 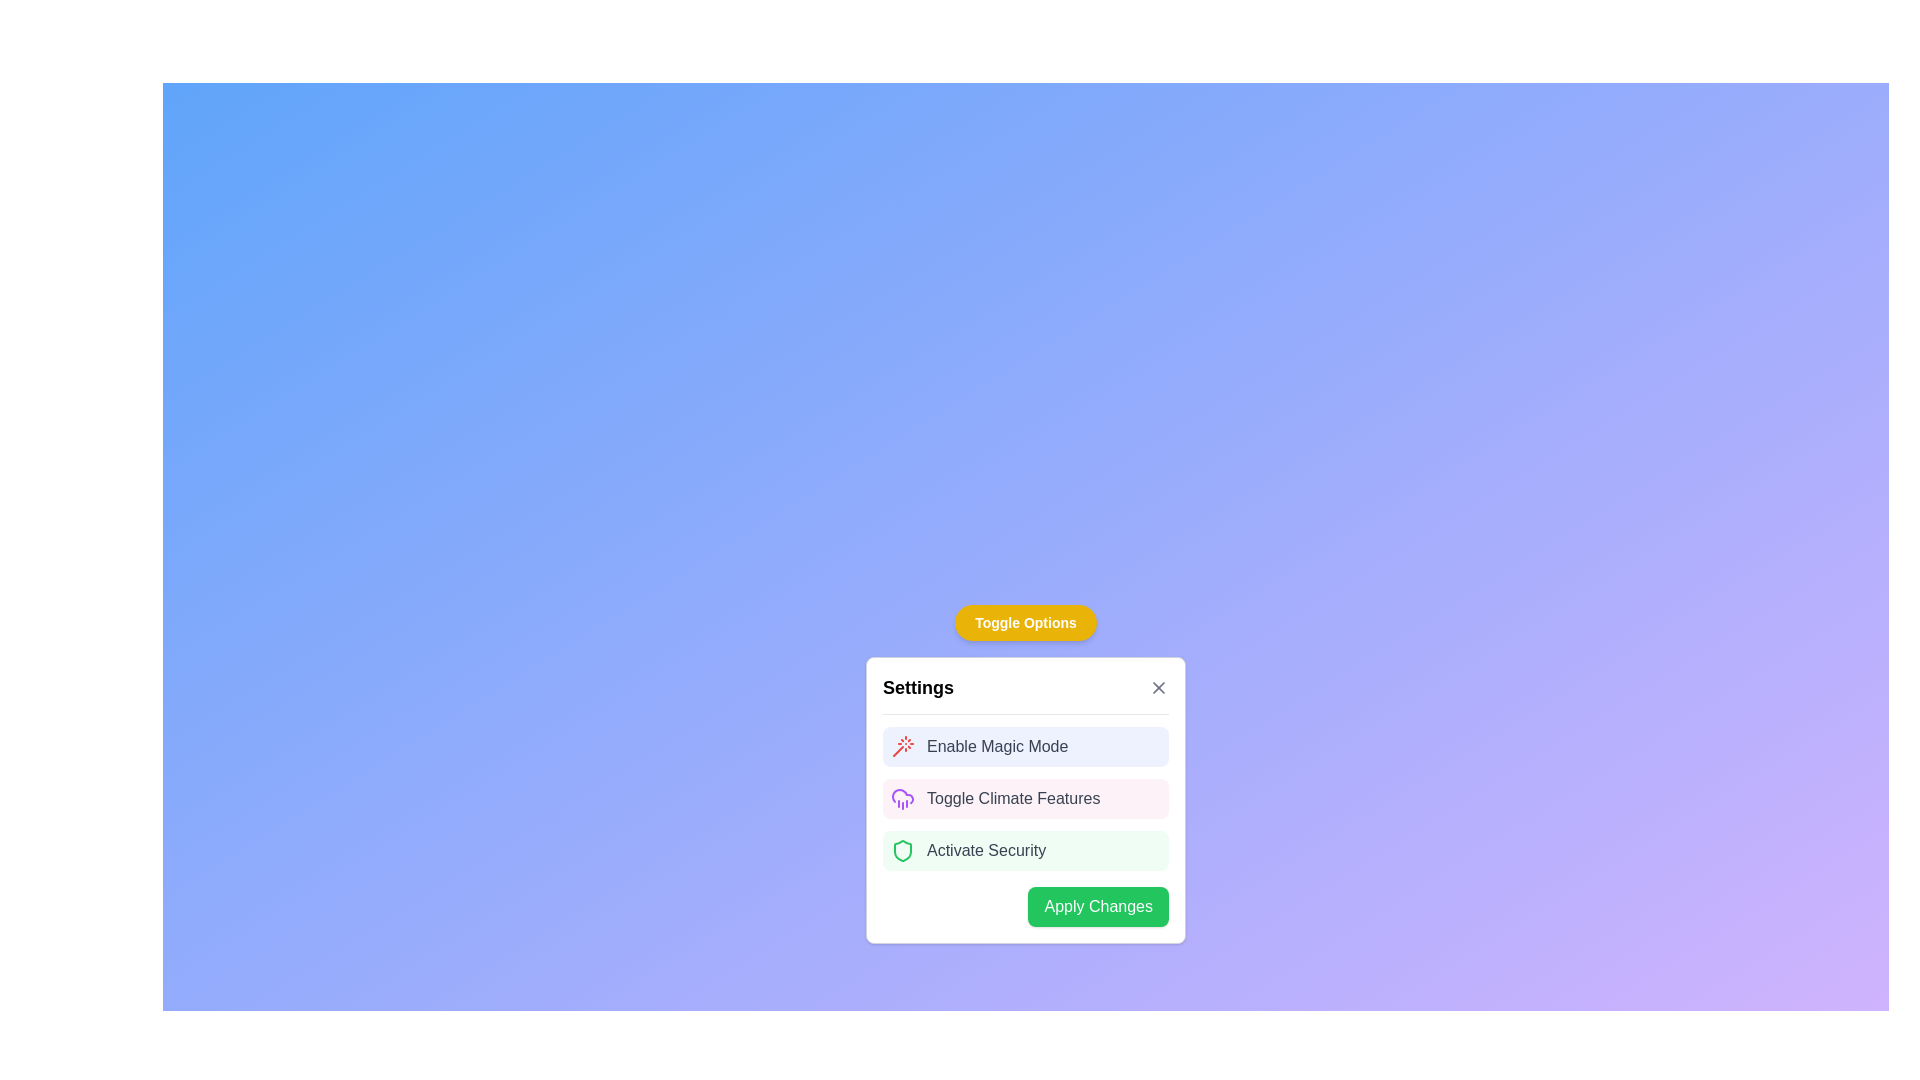 I want to click on the shield icon located in the third row of the settings options list in the 'Settings' modal panel, which is positioned to the left of the 'Activate Security' text, so click(x=901, y=851).